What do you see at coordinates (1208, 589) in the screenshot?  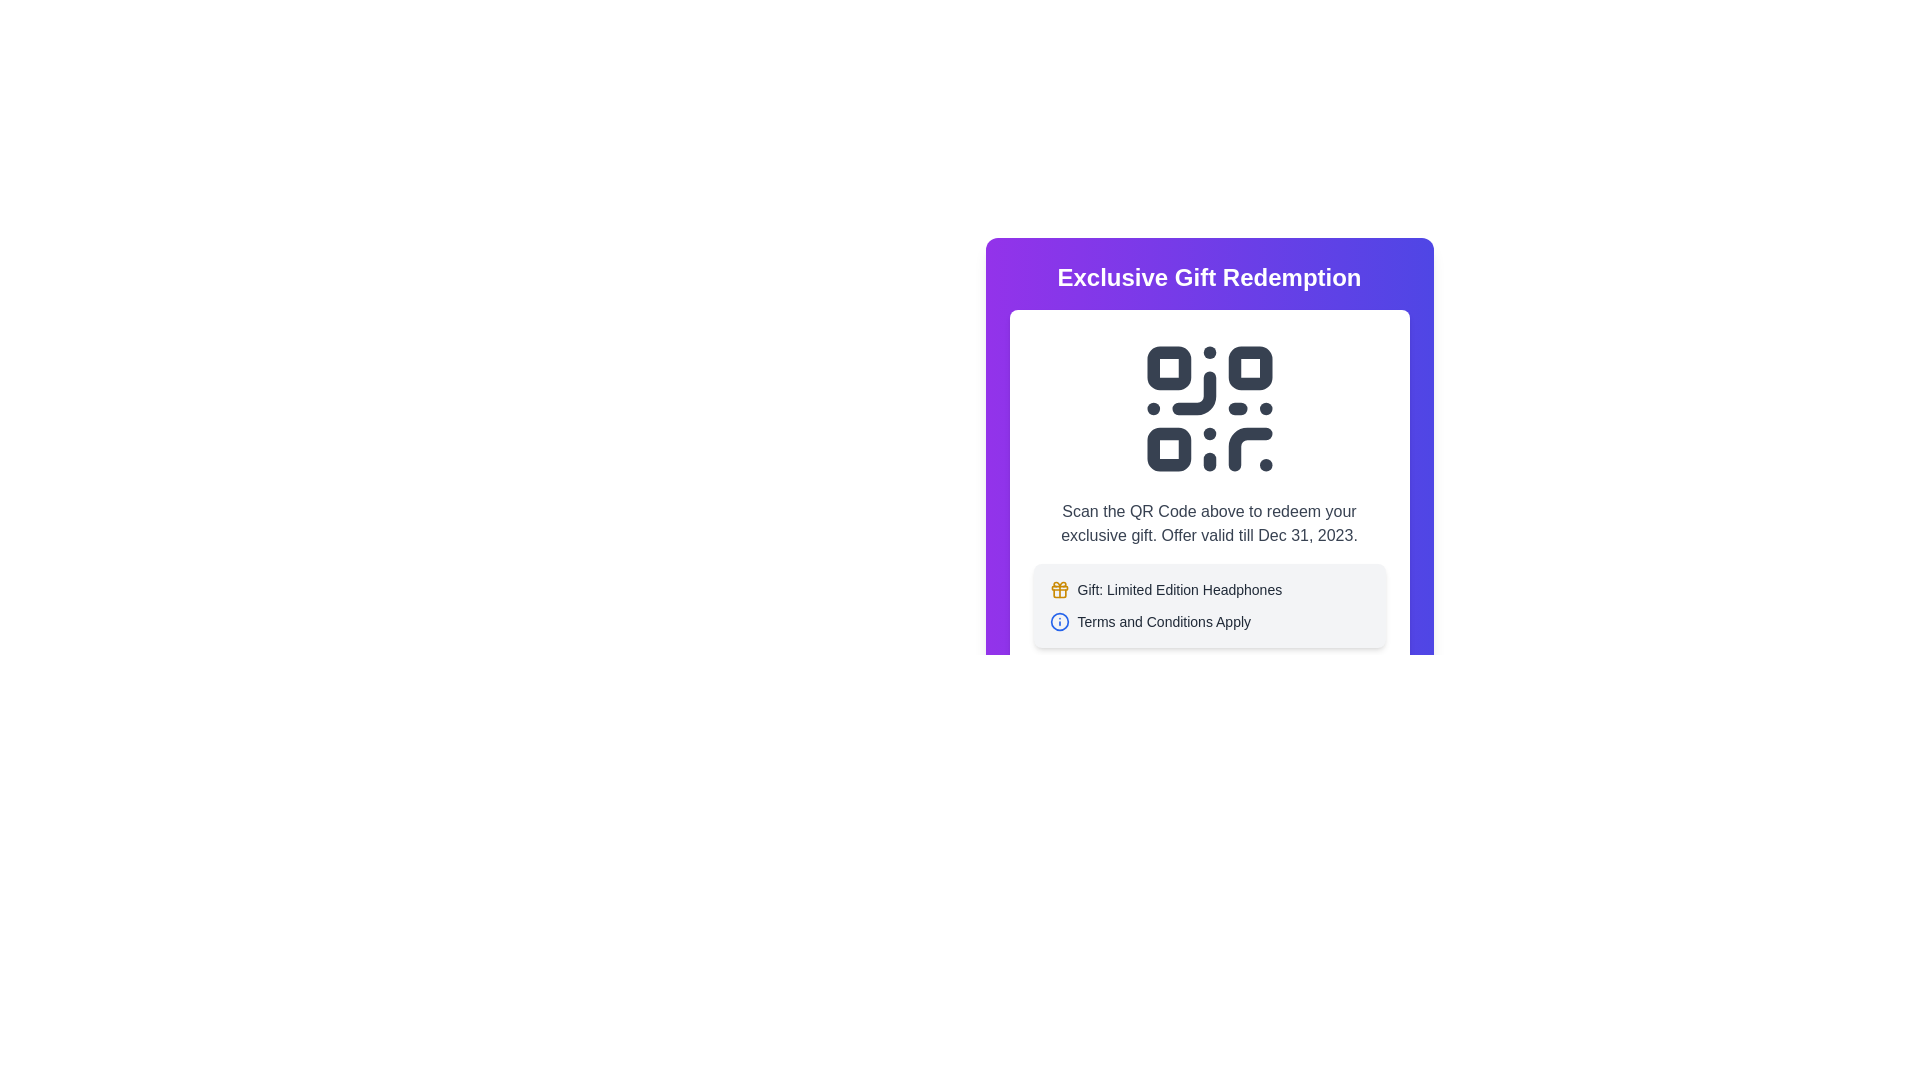 I see `the 'Limited Edition Headphones' promotional Text with Icon located at the top-left of the promotional content box, specifically to engage with adjacent components` at bounding box center [1208, 589].